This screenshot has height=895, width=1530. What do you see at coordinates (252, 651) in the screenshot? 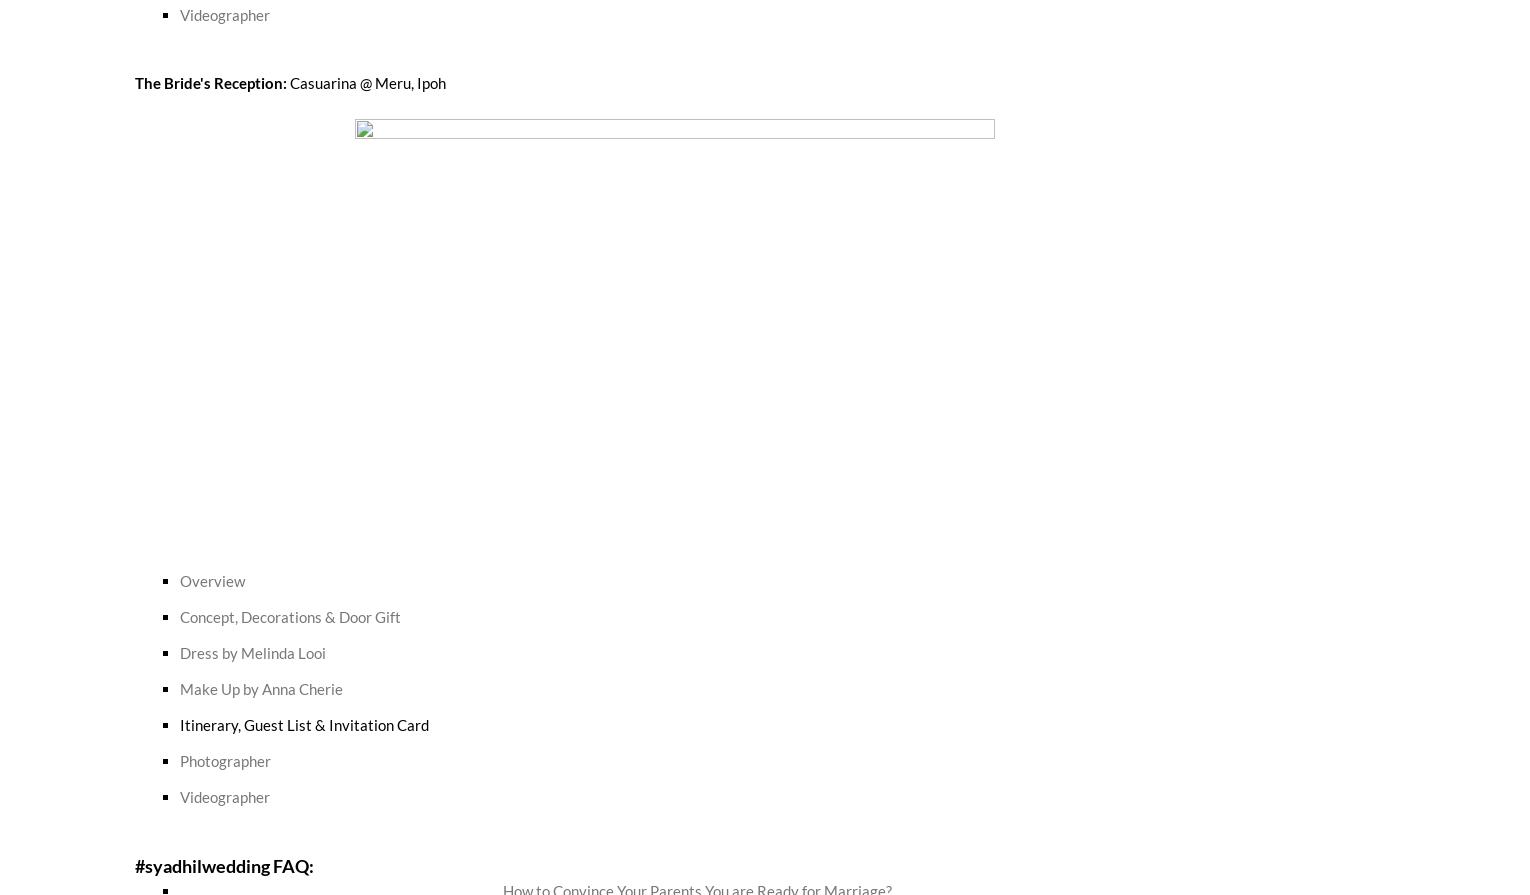
I see `'Dress by Melinda Looi'` at bounding box center [252, 651].